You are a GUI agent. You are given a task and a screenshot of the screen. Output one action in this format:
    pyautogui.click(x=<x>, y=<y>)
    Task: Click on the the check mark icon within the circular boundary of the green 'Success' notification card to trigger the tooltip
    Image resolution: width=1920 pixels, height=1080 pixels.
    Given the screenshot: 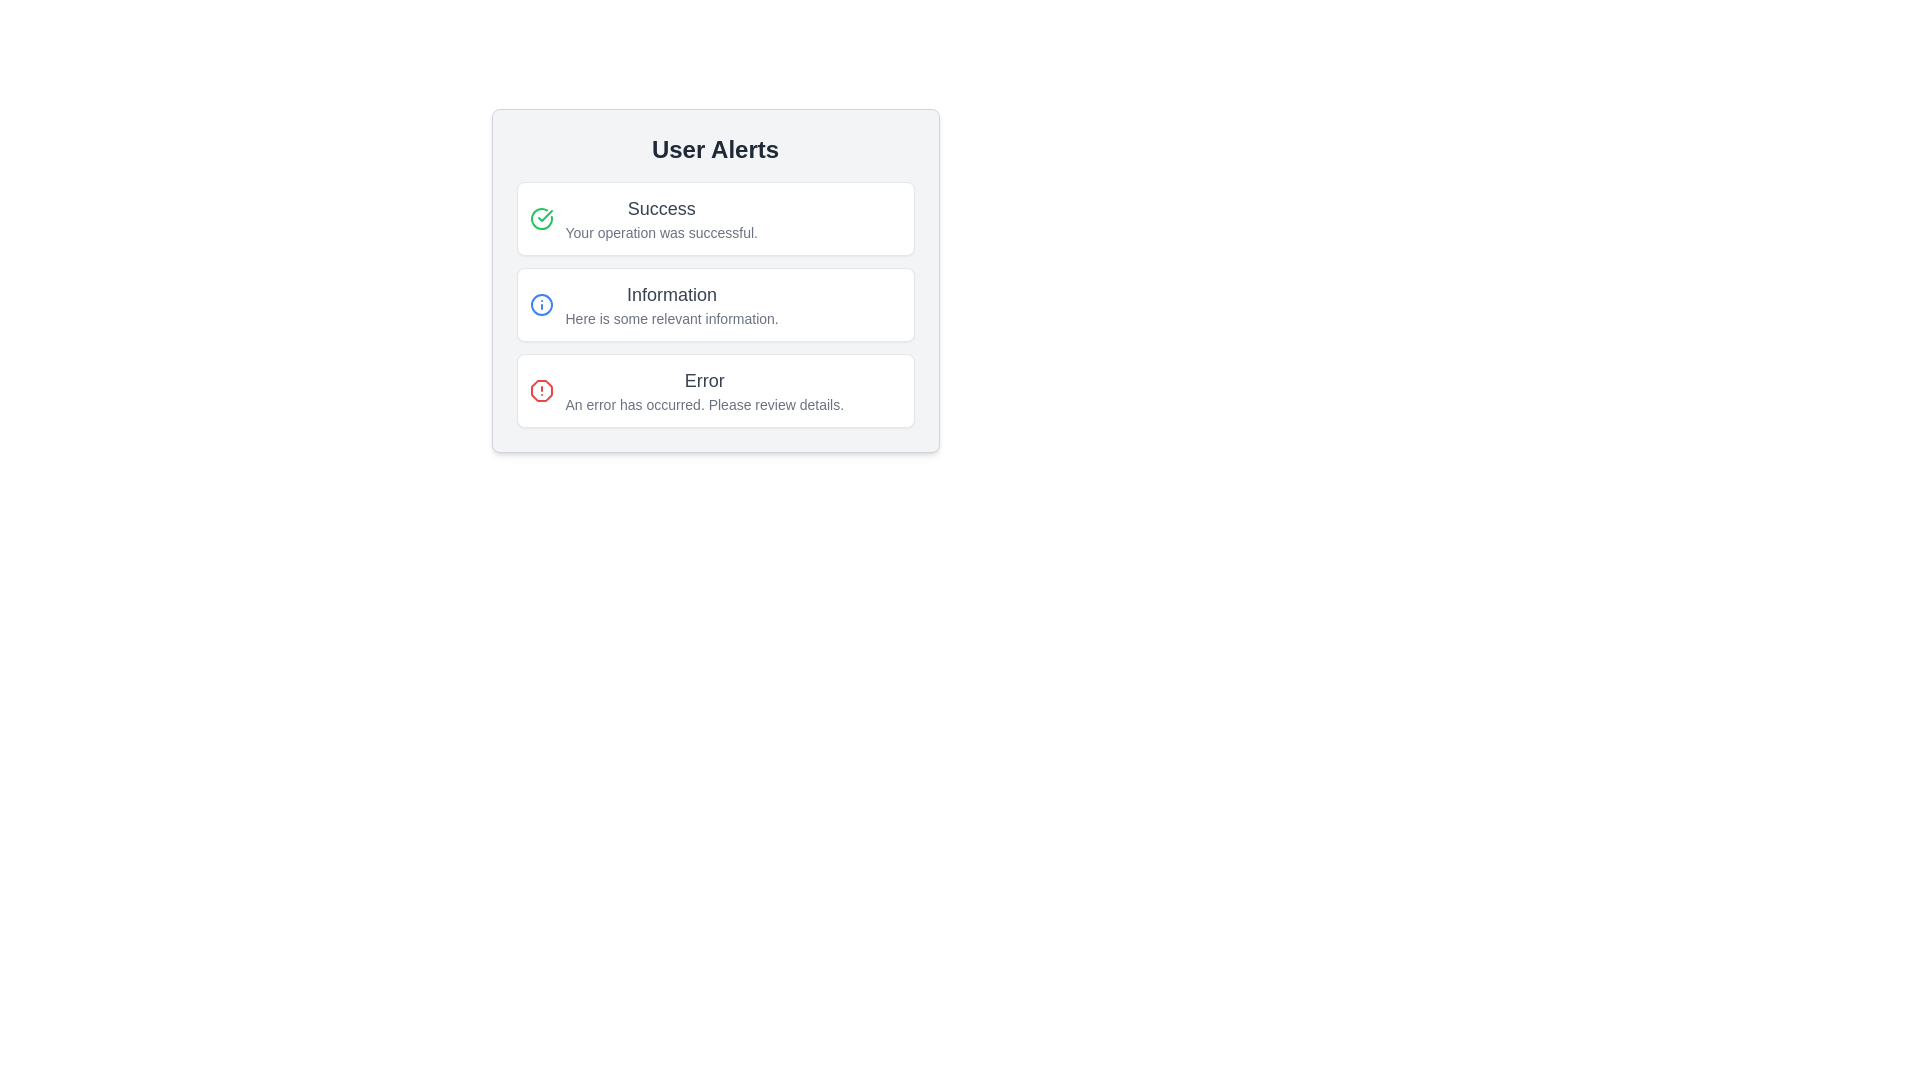 What is the action you would take?
    pyautogui.click(x=545, y=216)
    